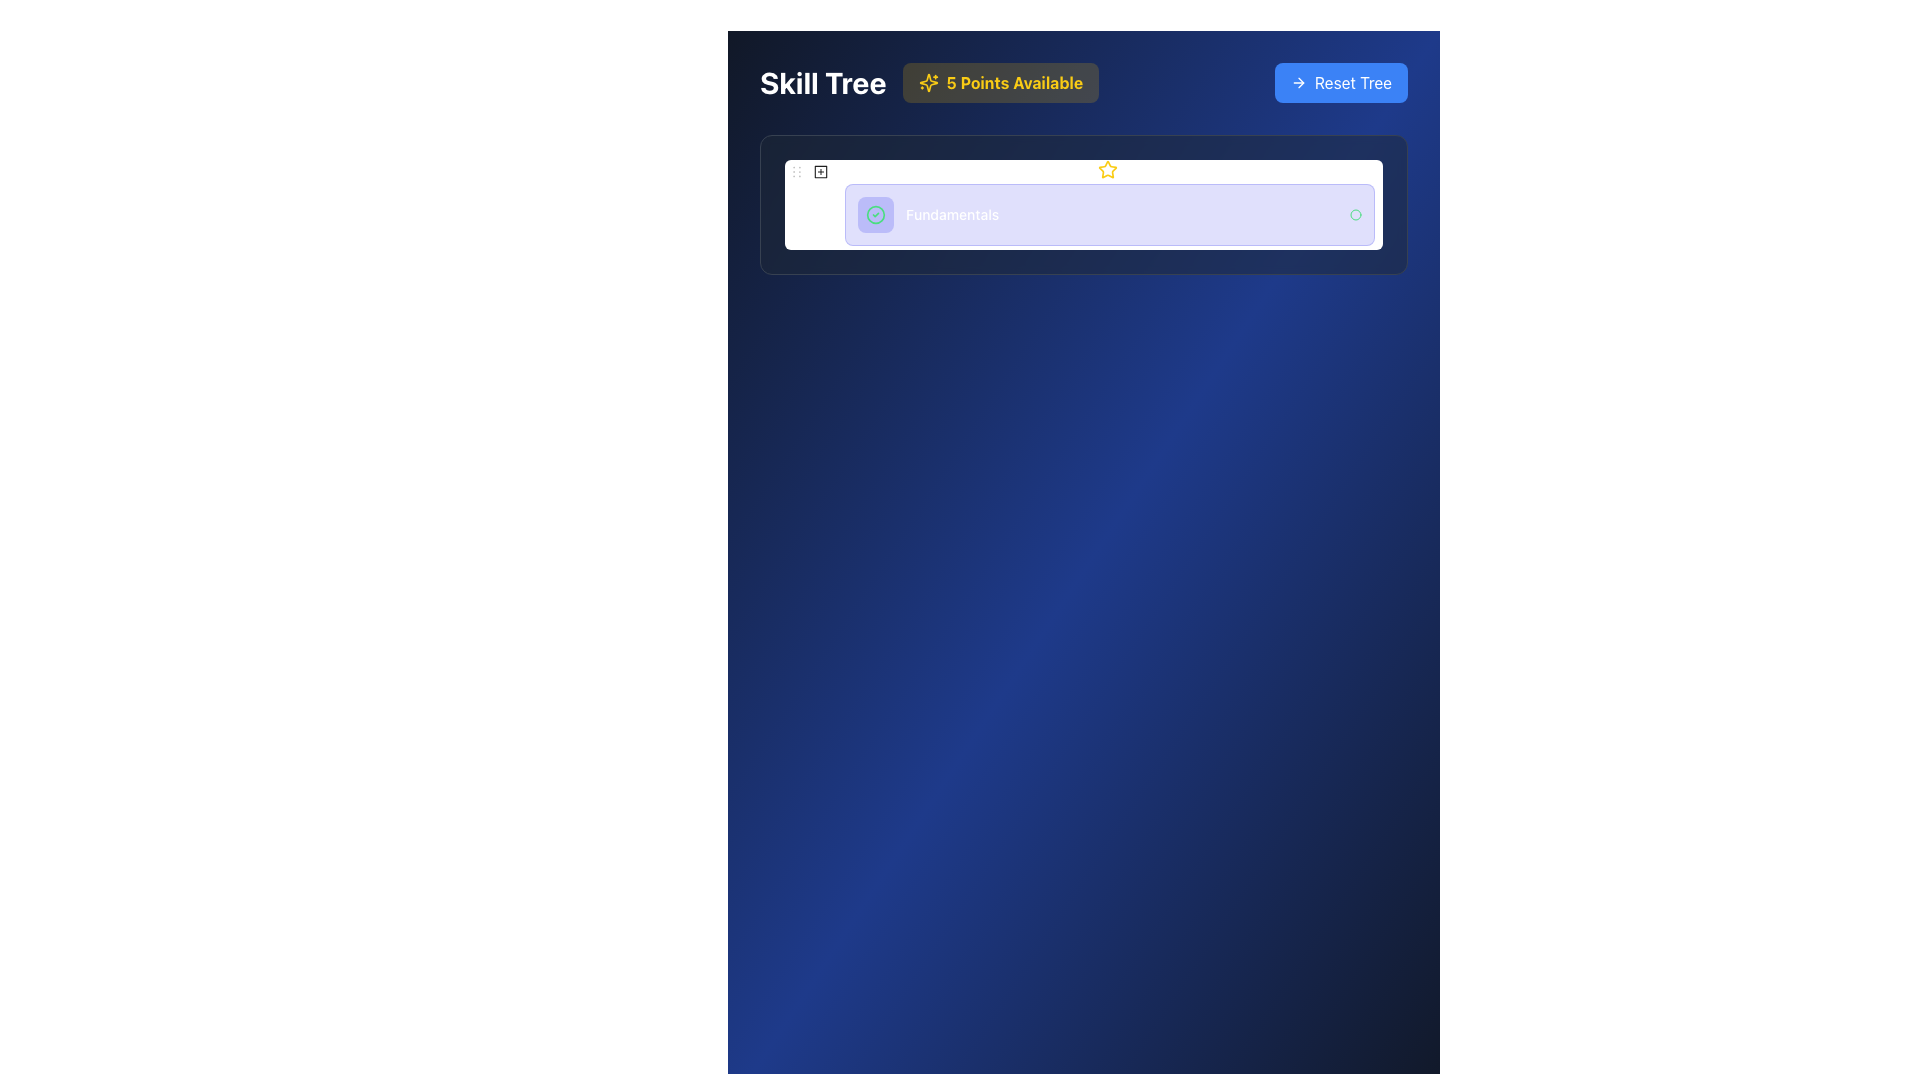 This screenshot has height=1080, width=1920. Describe the element at coordinates (795, 171) in the screenshot. I see `the draggable icon located to the left of the label 'Fundamentals' in the hierarchical tree structure to initiate dragging` at that location.